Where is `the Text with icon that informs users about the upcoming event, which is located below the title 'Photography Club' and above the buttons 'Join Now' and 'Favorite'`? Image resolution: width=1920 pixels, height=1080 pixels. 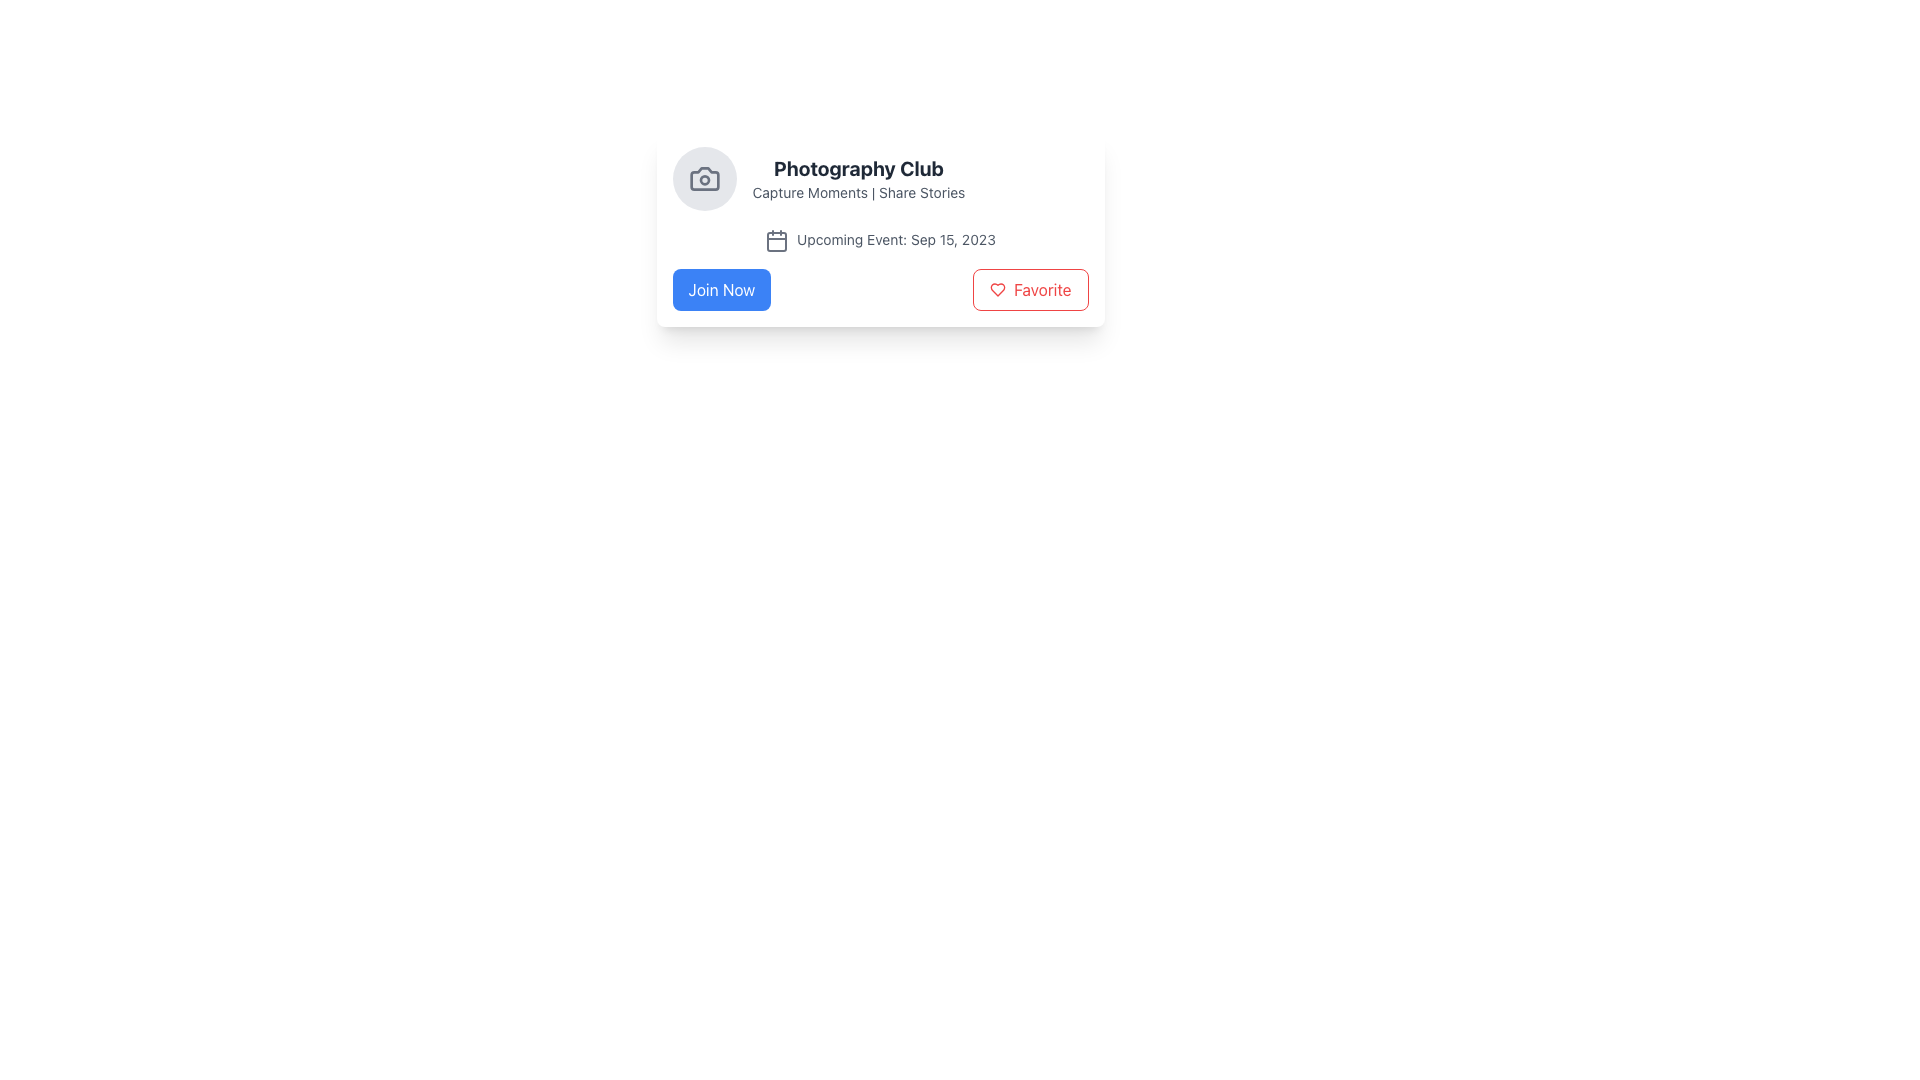 the Text with icon that informs users about the upcoming event, which is located below the title 'Photography Club' and above the buttons 'Join Now' and 'Favorite' is located at coordinates (880, 238).